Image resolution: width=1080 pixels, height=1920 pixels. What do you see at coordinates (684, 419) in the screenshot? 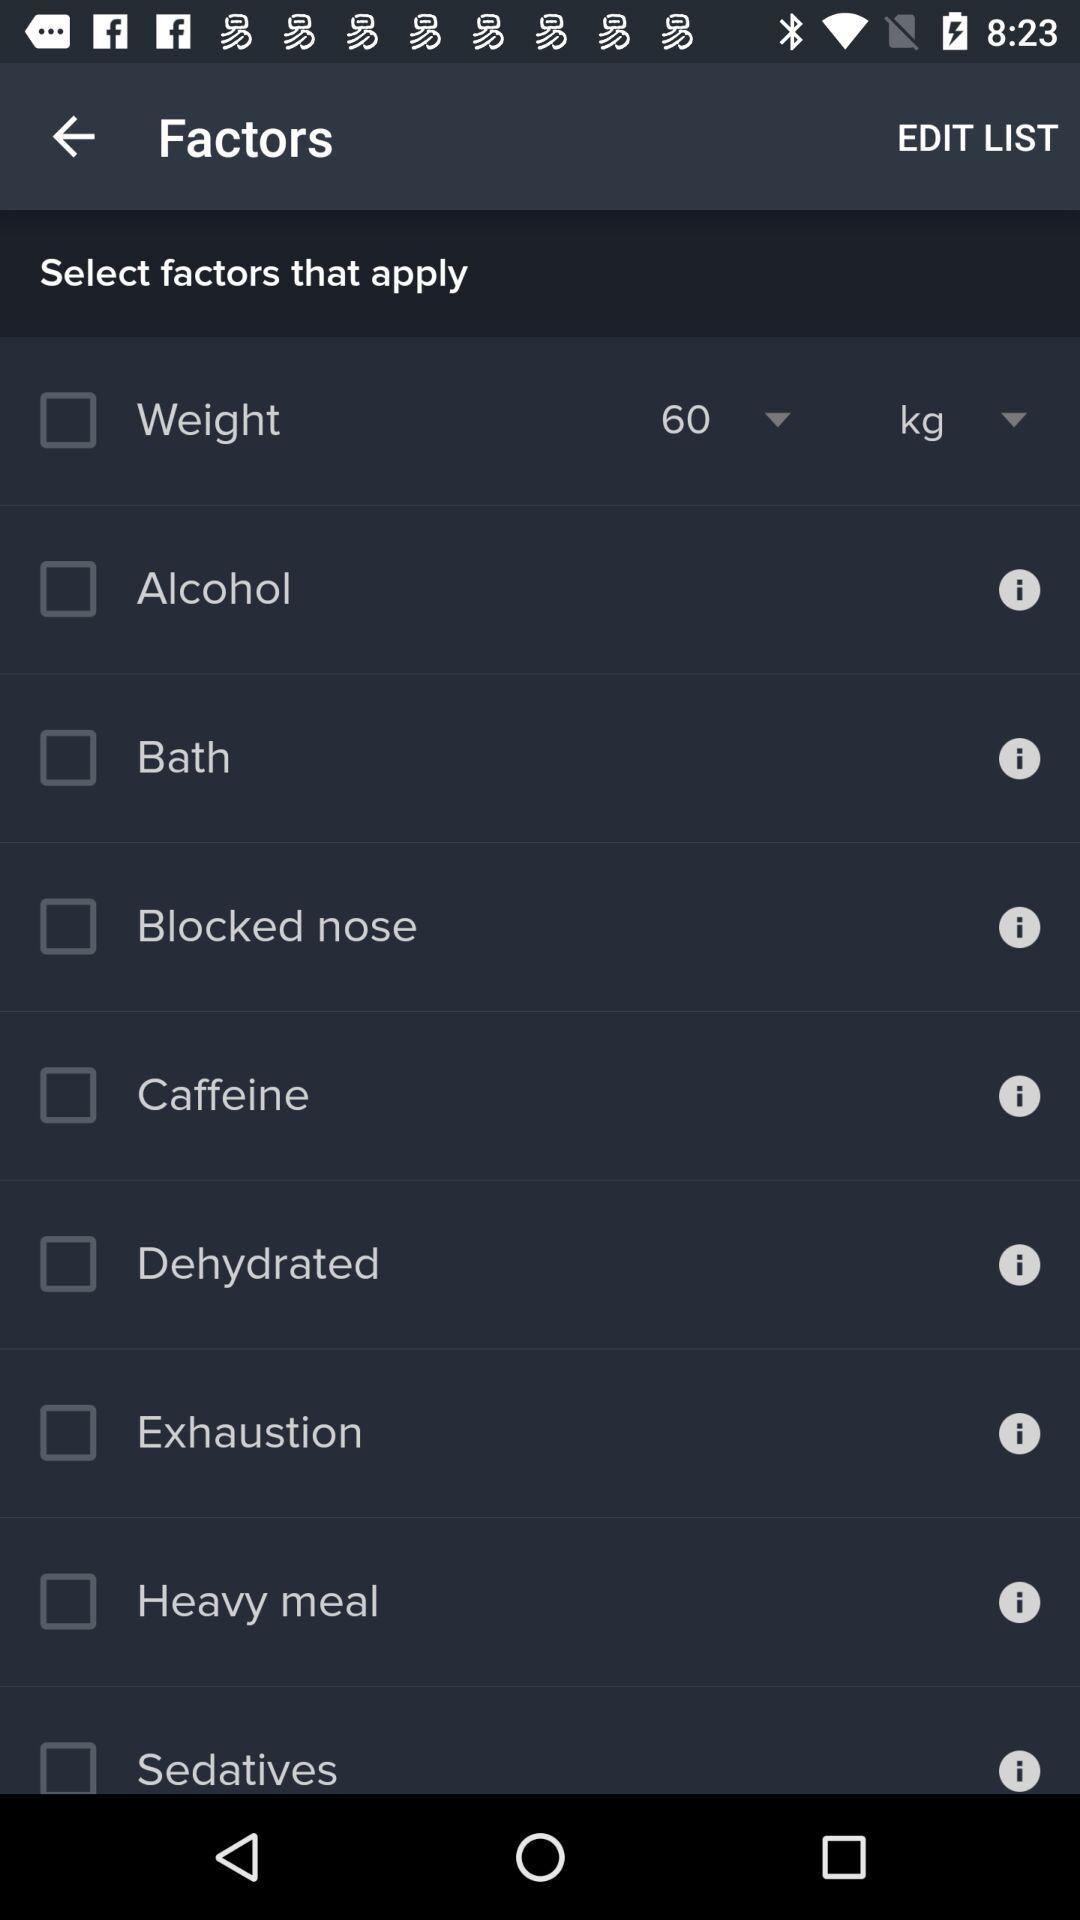
I see `the icon next to weight` at bounding box center [684, 419].